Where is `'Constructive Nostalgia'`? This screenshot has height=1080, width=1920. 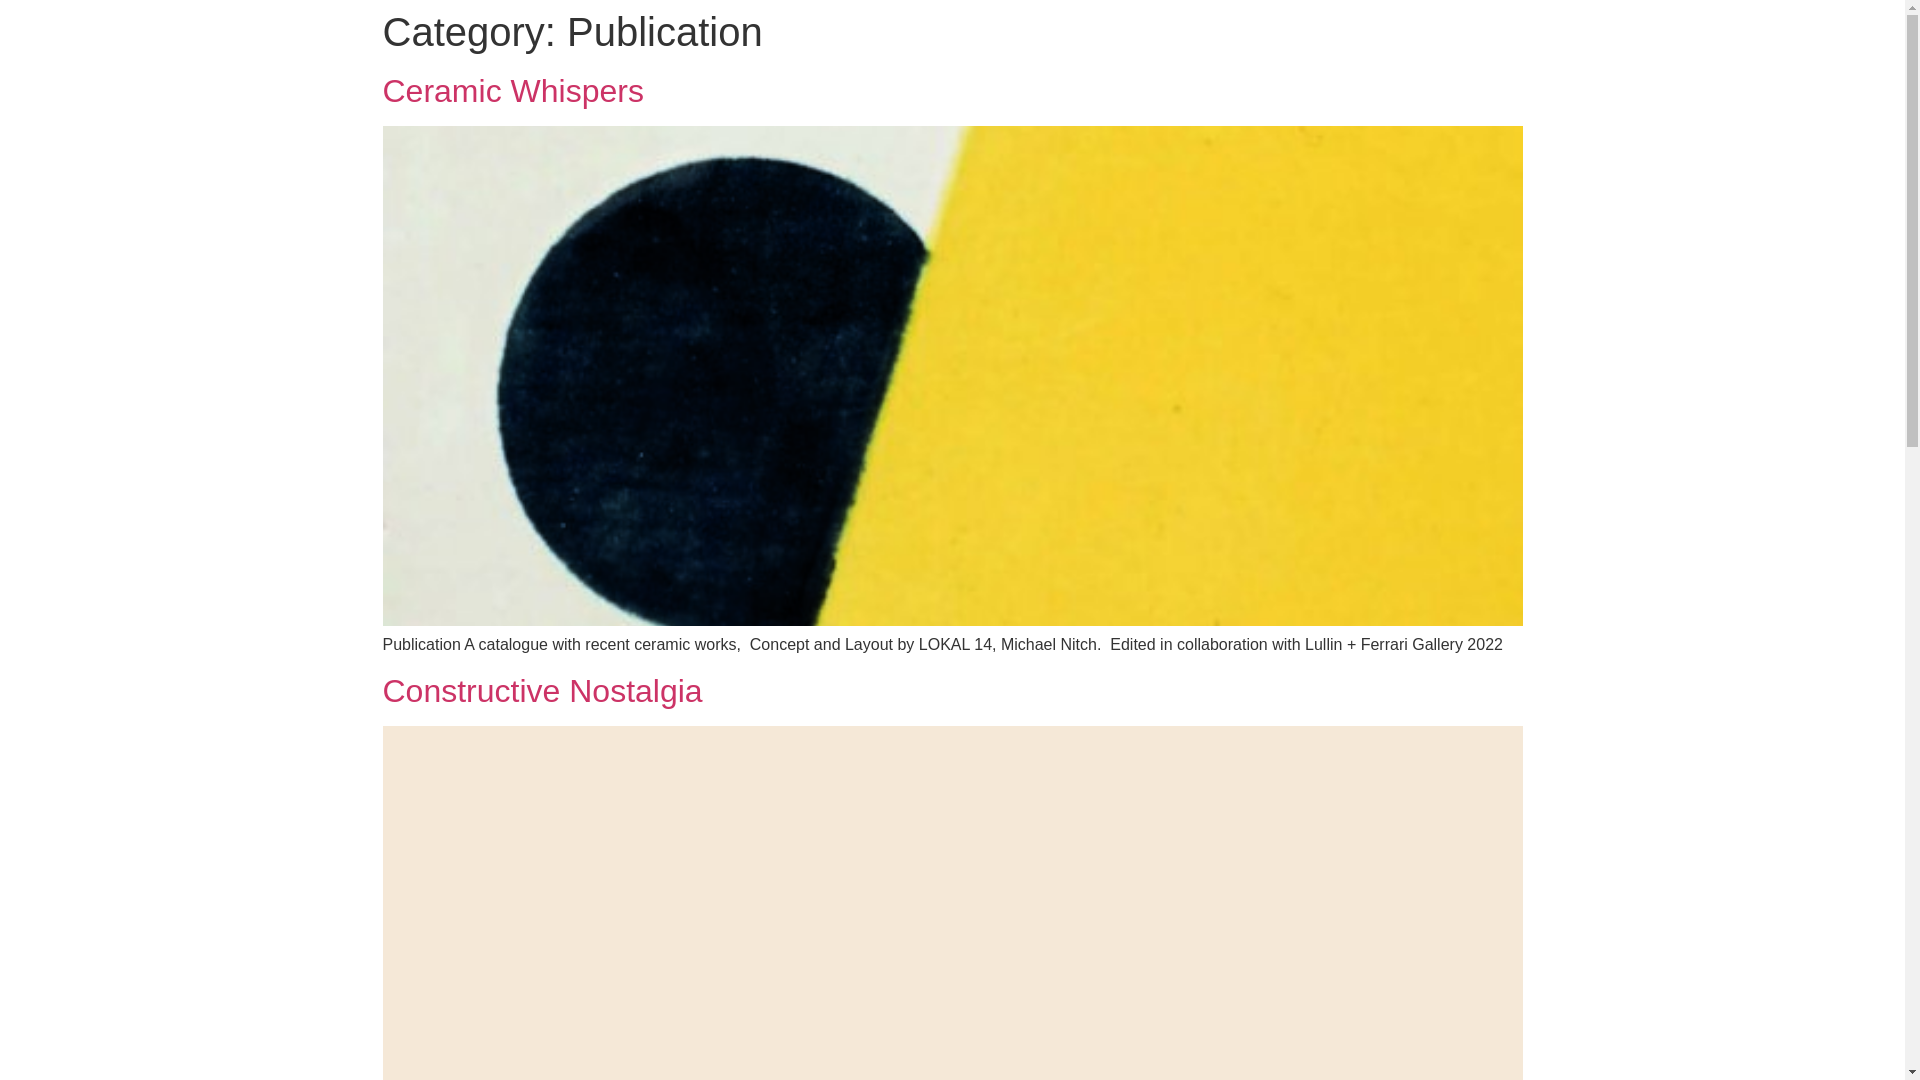
'Constructive Nostalgia' is located at coordinates (542, 689).